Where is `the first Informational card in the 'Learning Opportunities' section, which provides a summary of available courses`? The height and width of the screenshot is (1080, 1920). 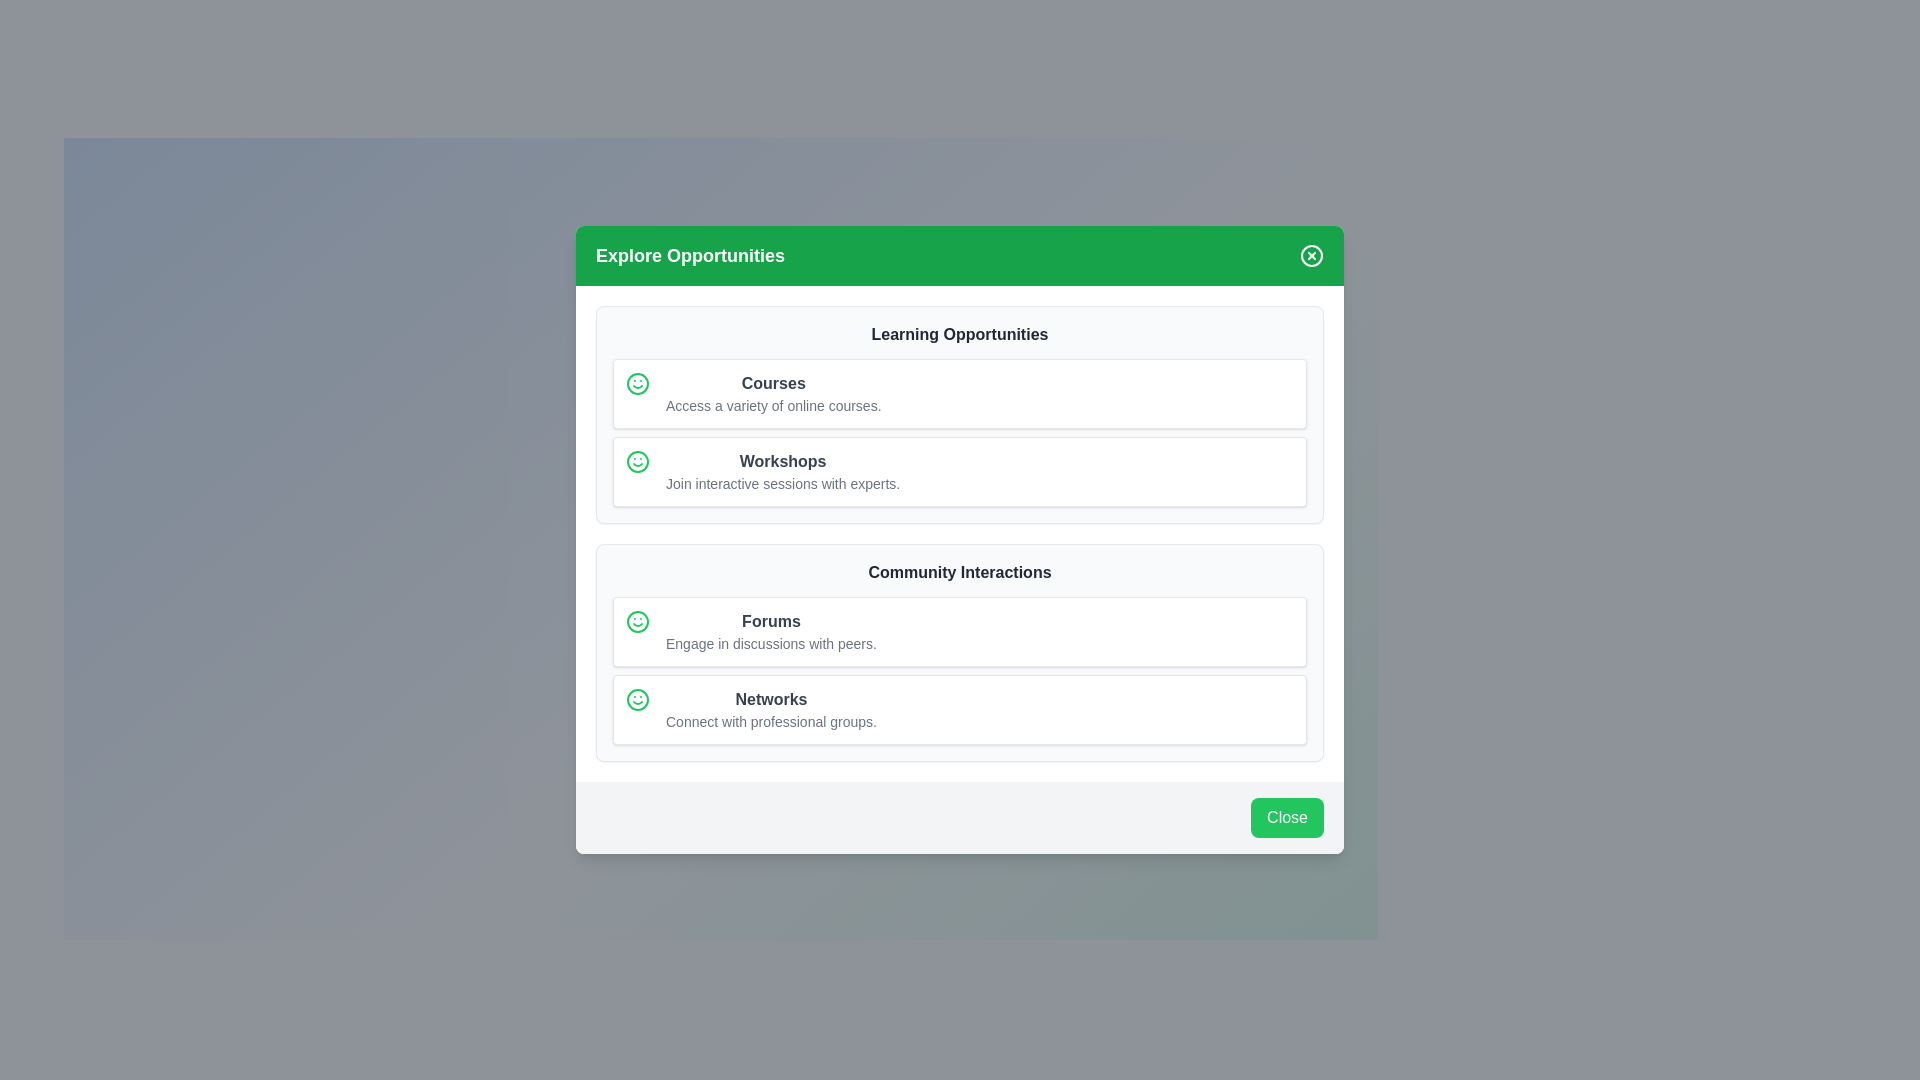
the first Informational card in the 'Learning Opportunities' section, which provides a summary of available courses is located at coordinates (960, 393).